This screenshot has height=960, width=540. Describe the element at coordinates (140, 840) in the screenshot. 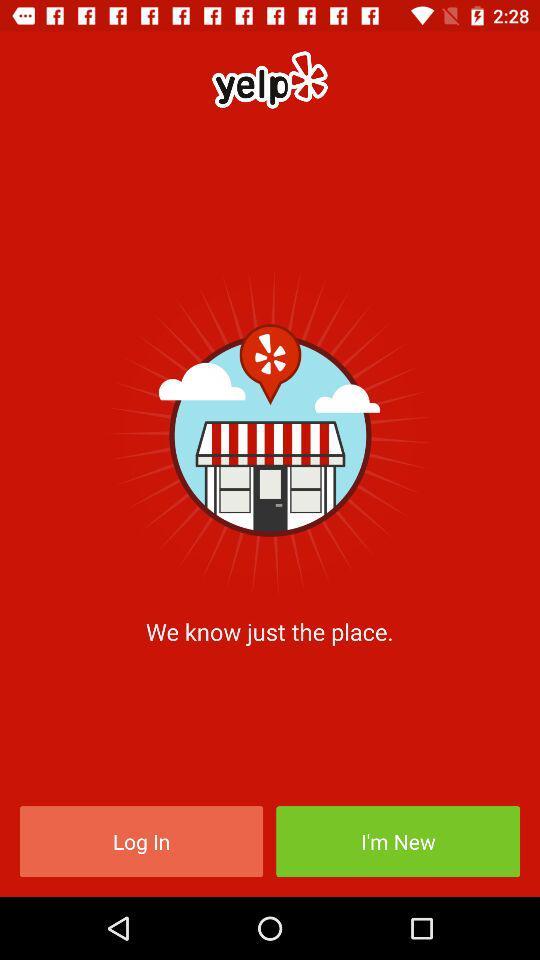

I see `the icon to the left of the i'm new` at that location.